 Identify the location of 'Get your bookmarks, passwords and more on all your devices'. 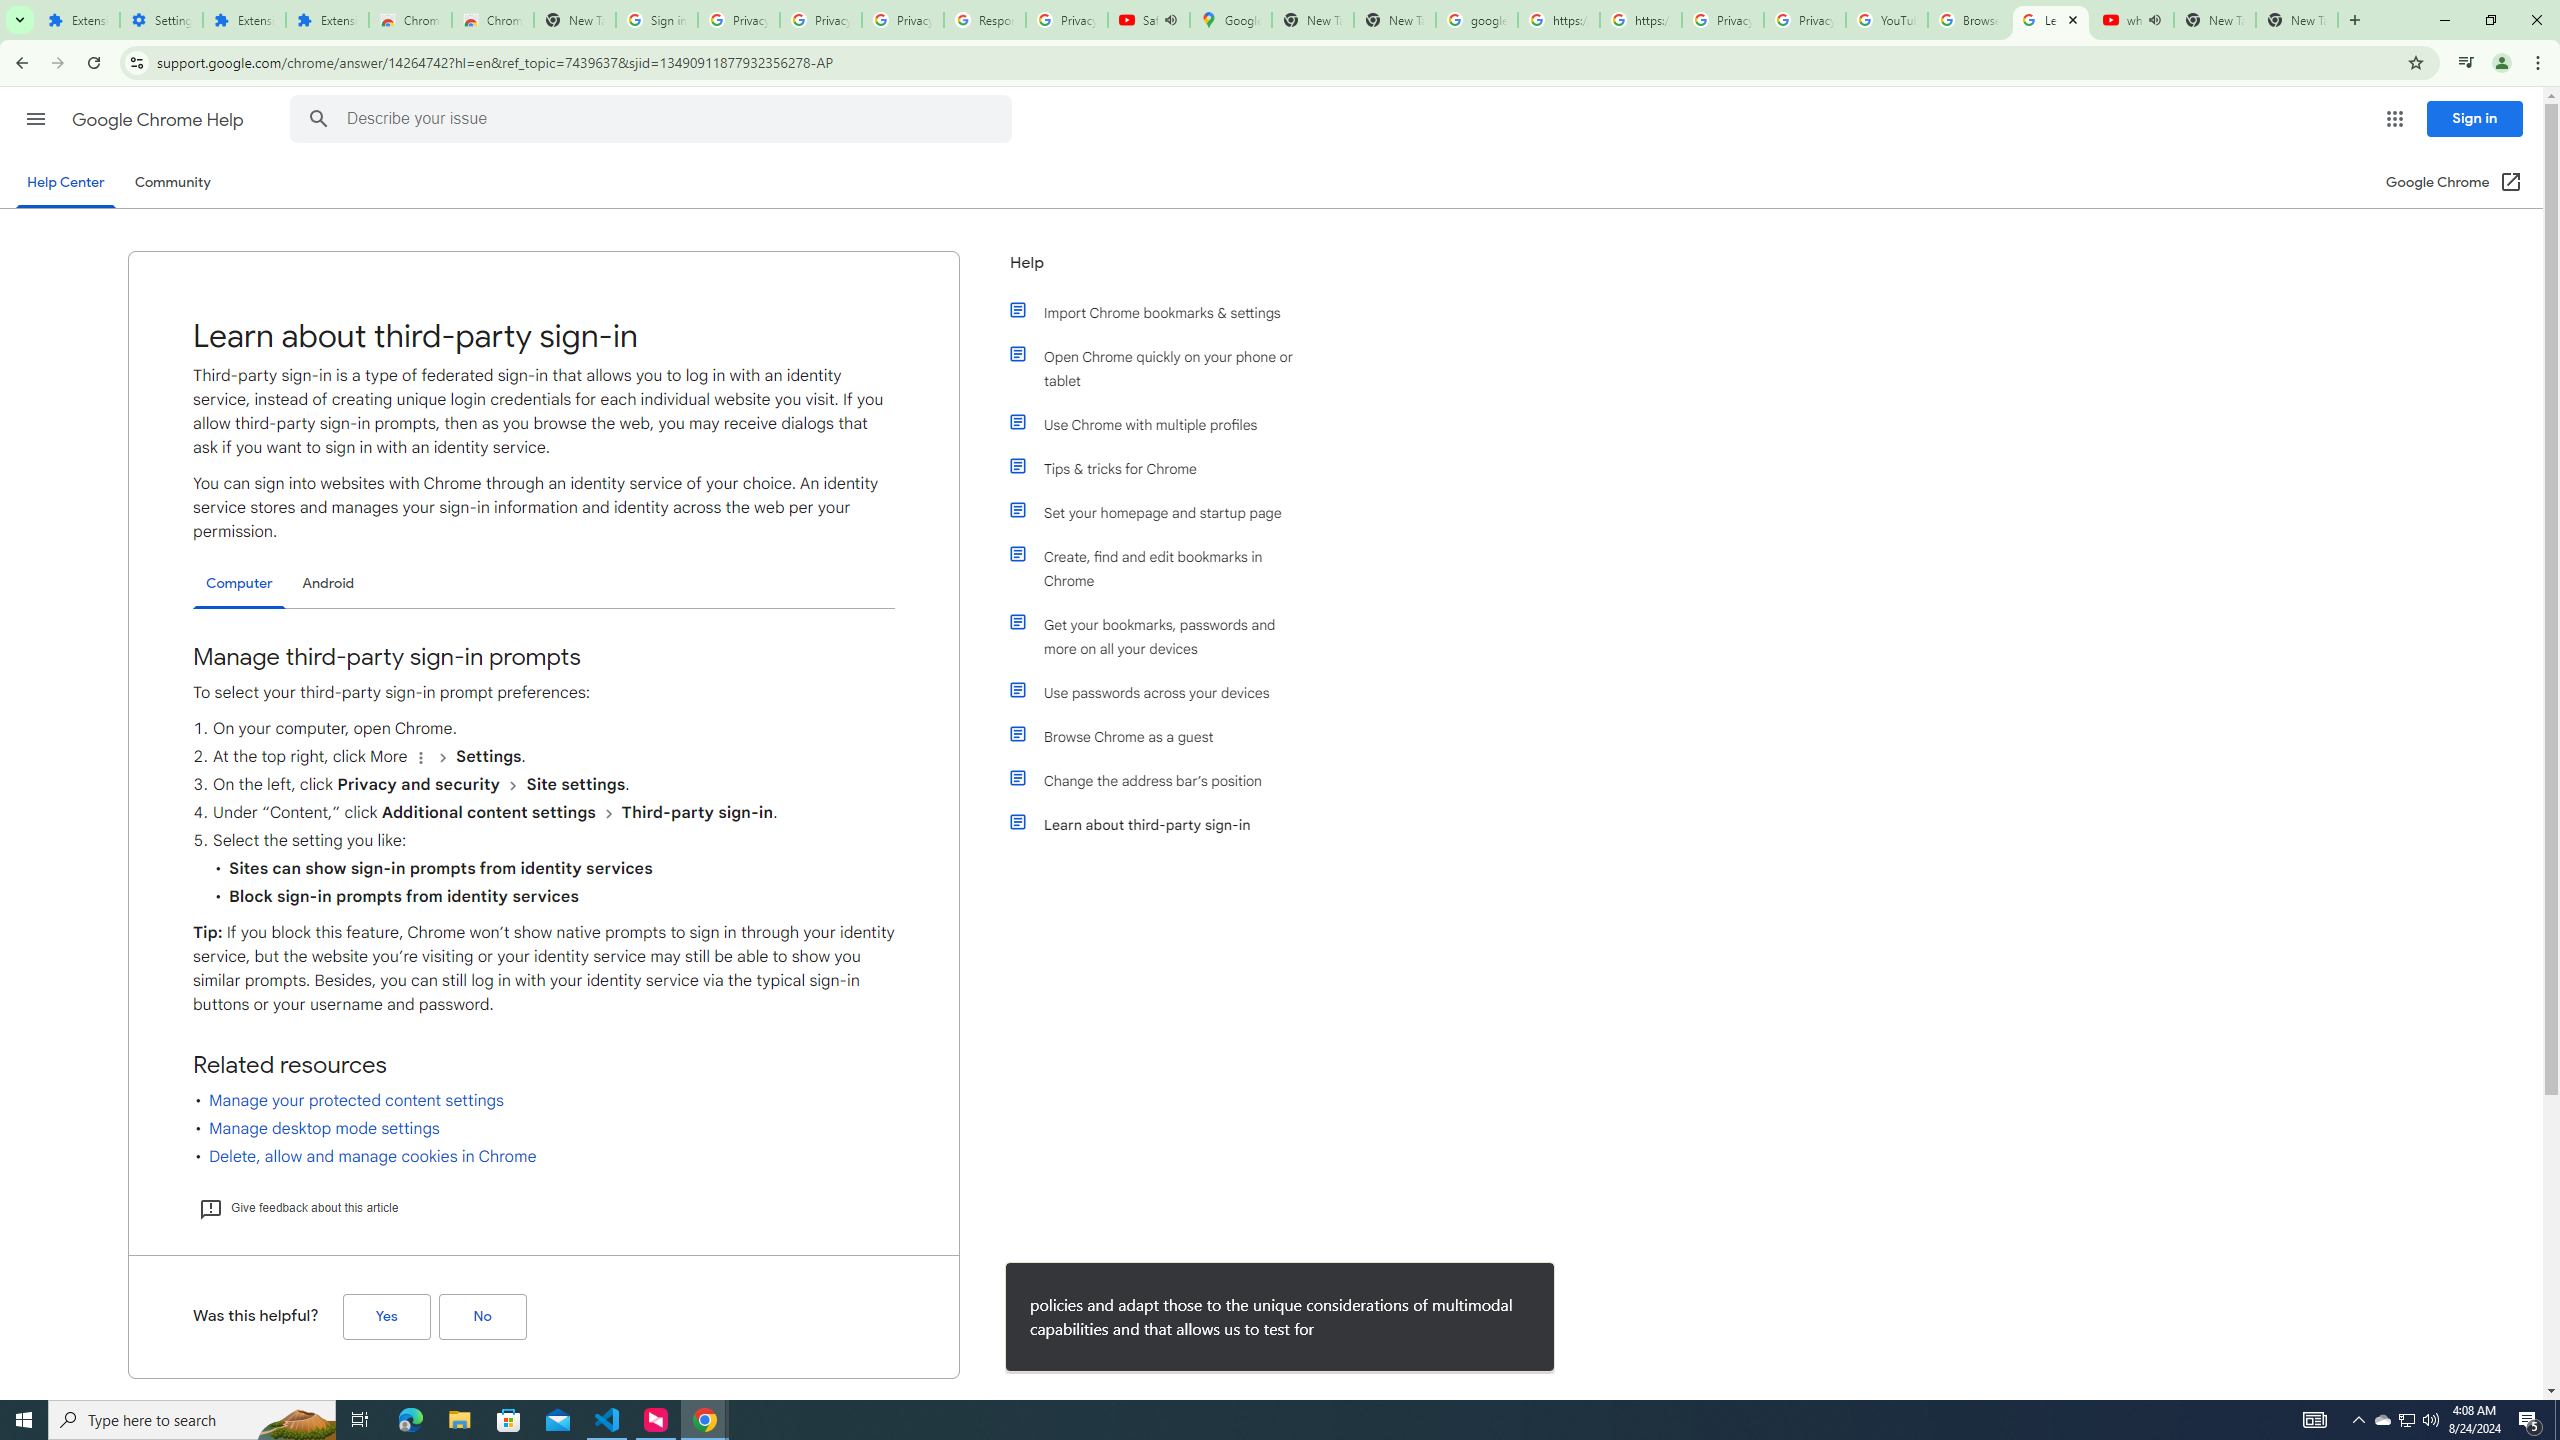
(1162, 636).